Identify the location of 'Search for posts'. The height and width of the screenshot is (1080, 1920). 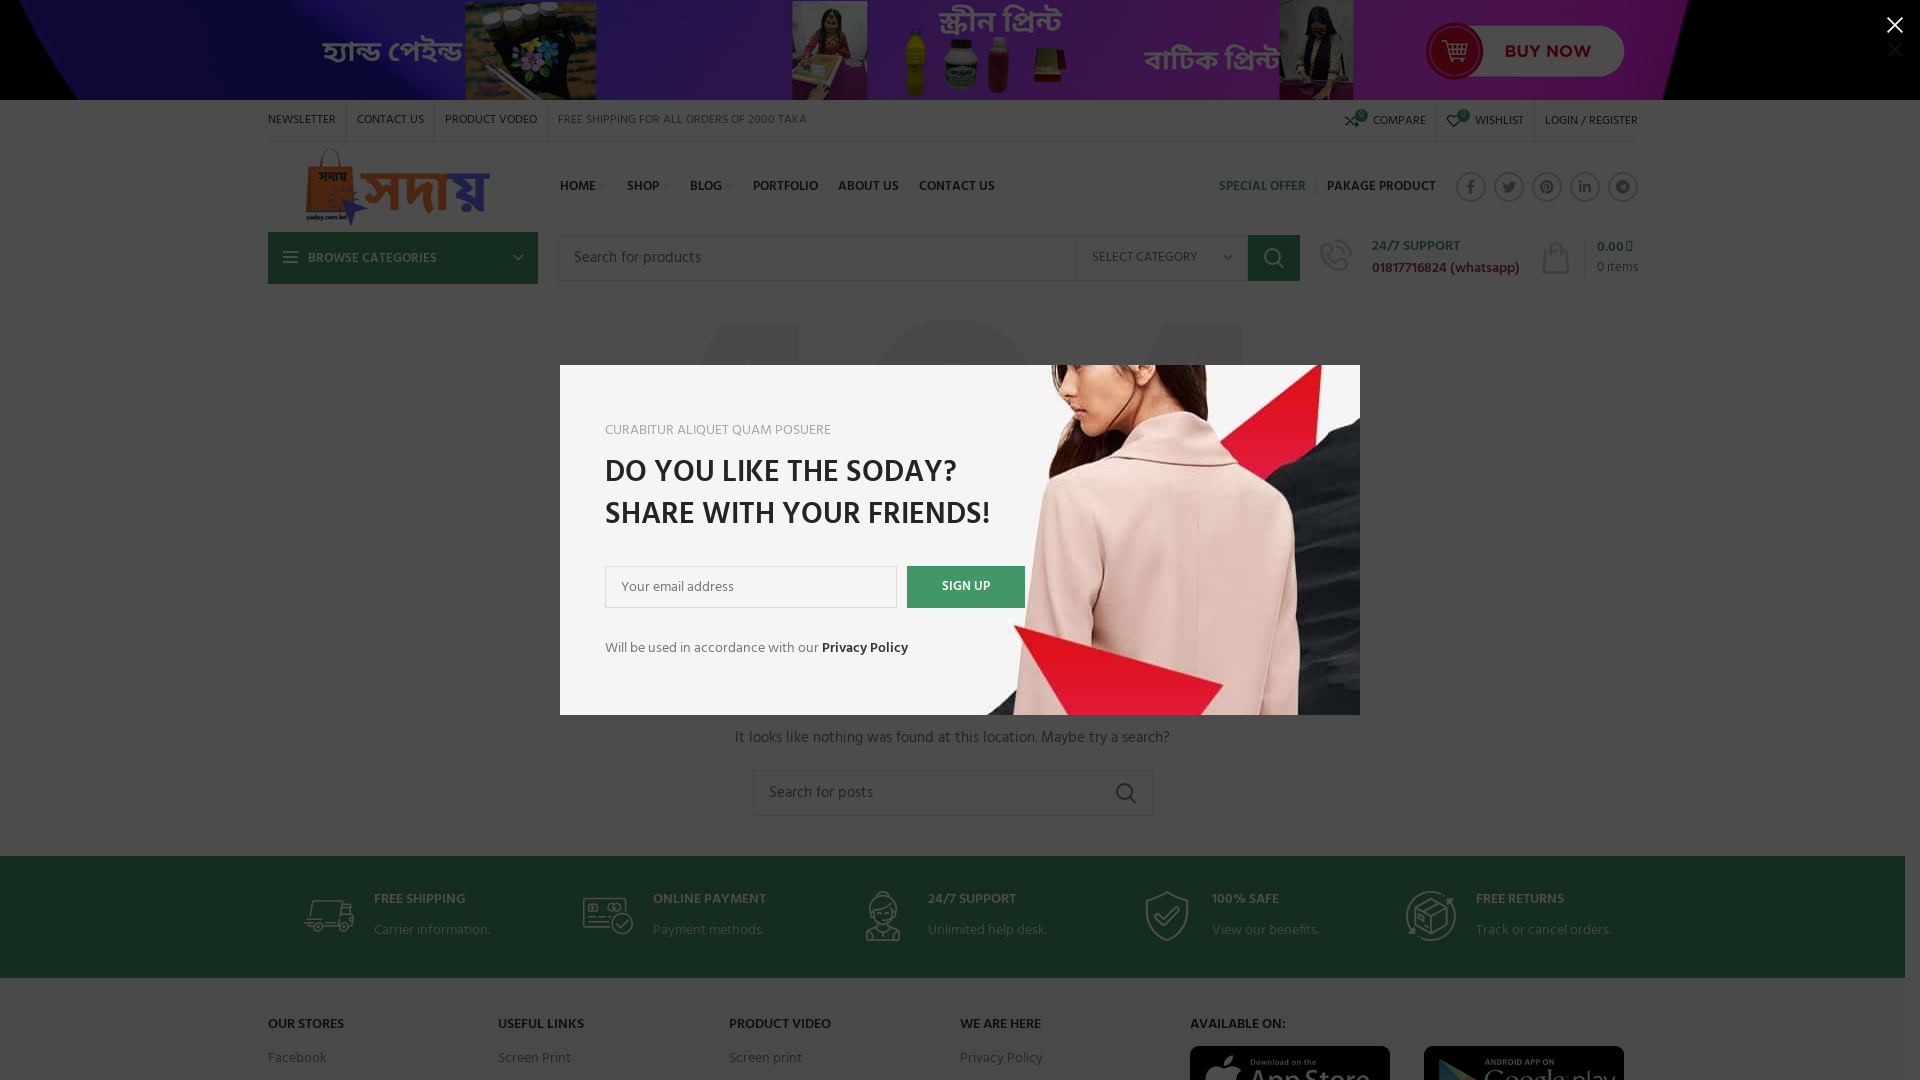
(950, 792).